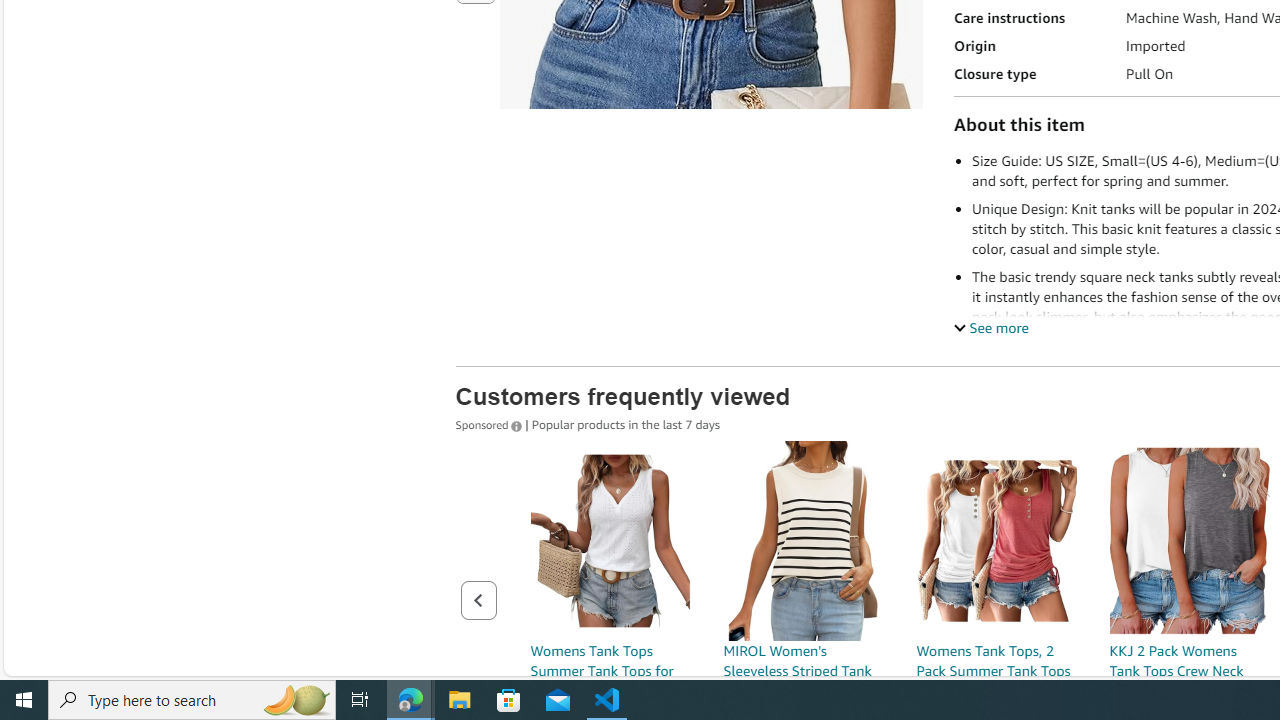 The height and width of the screenshot is (720, 1280). What do you see at coordinates (490, 422) in the screenshot?
I see `'Sponsored '` at bounding box center [490, 422].